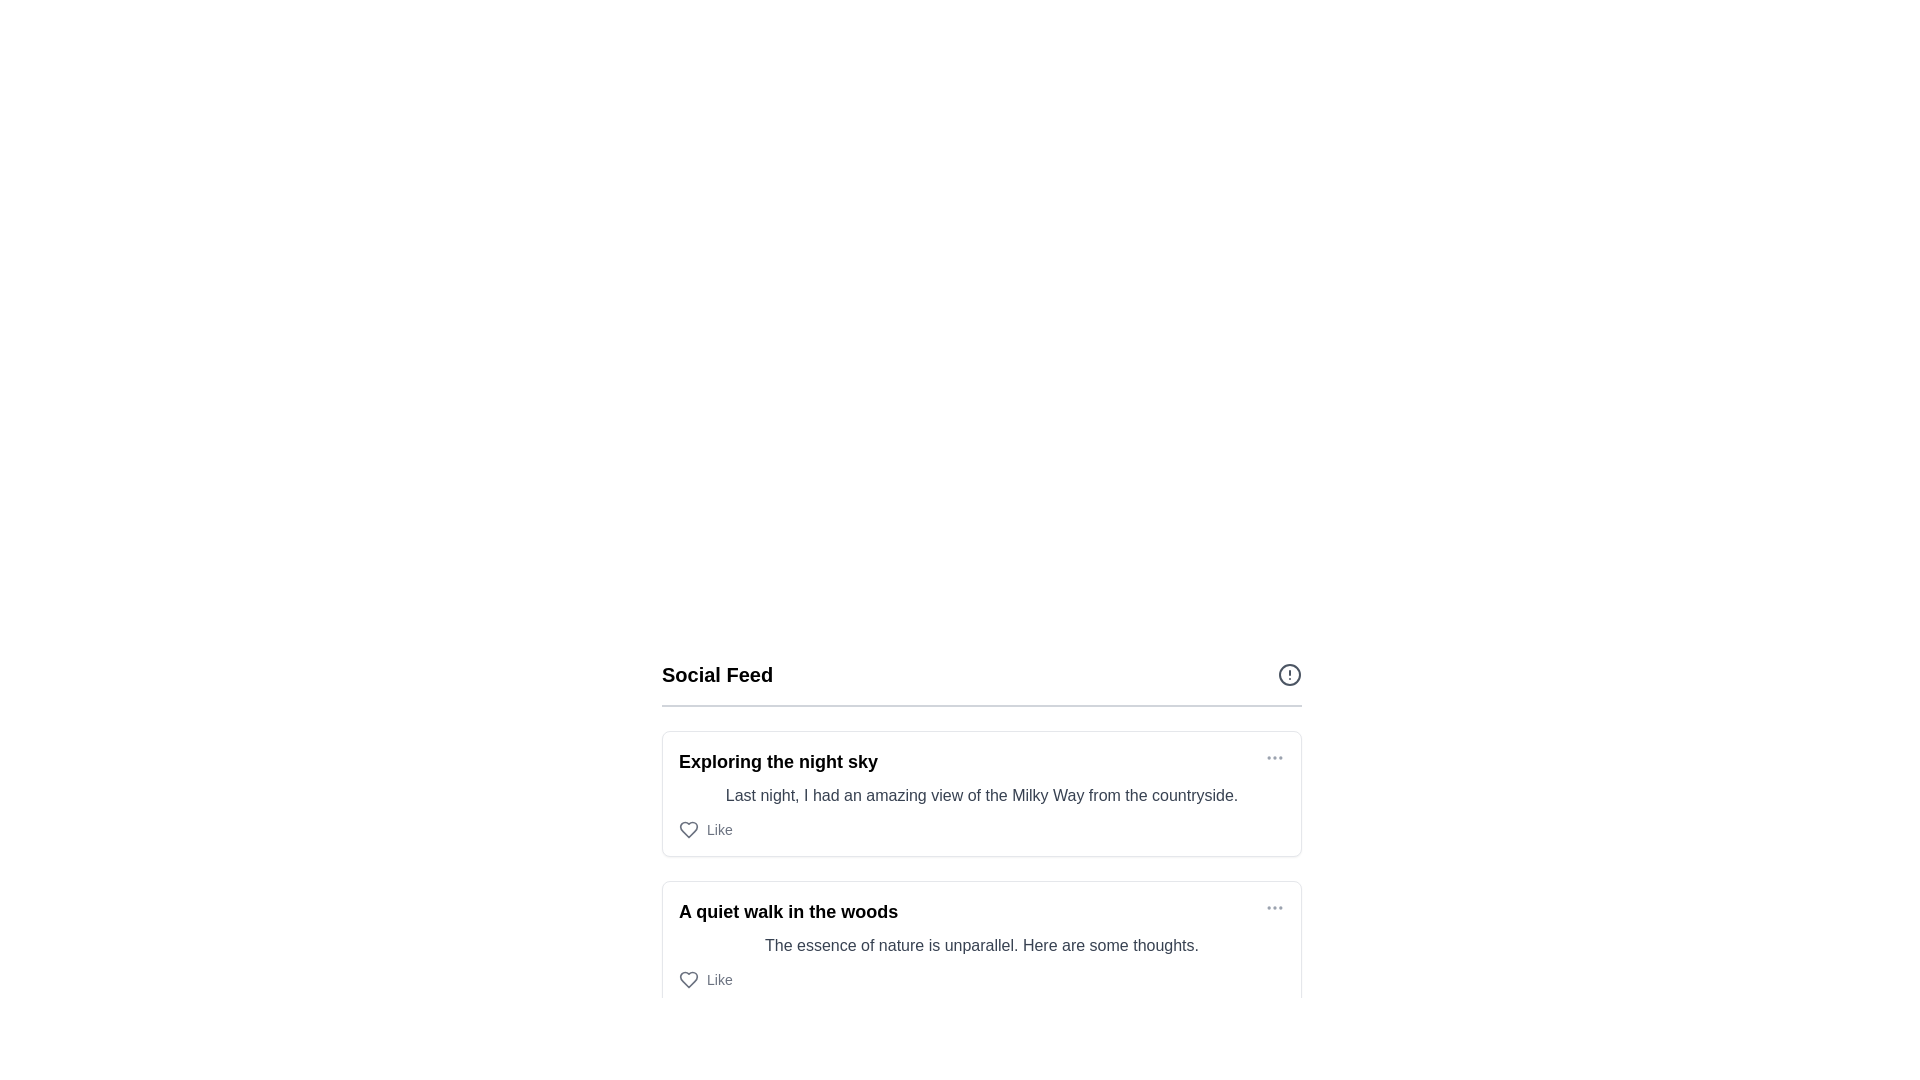 Image resolution: width=1920 pixels, height=1080 pixels. Describe the element at coordinates (717, 675) in the screenshot. I see `the 'Social Feed' text label, which is a bold and large font heading located on the left-hand side of the top bar in the 'Social Feed' section` at that location.